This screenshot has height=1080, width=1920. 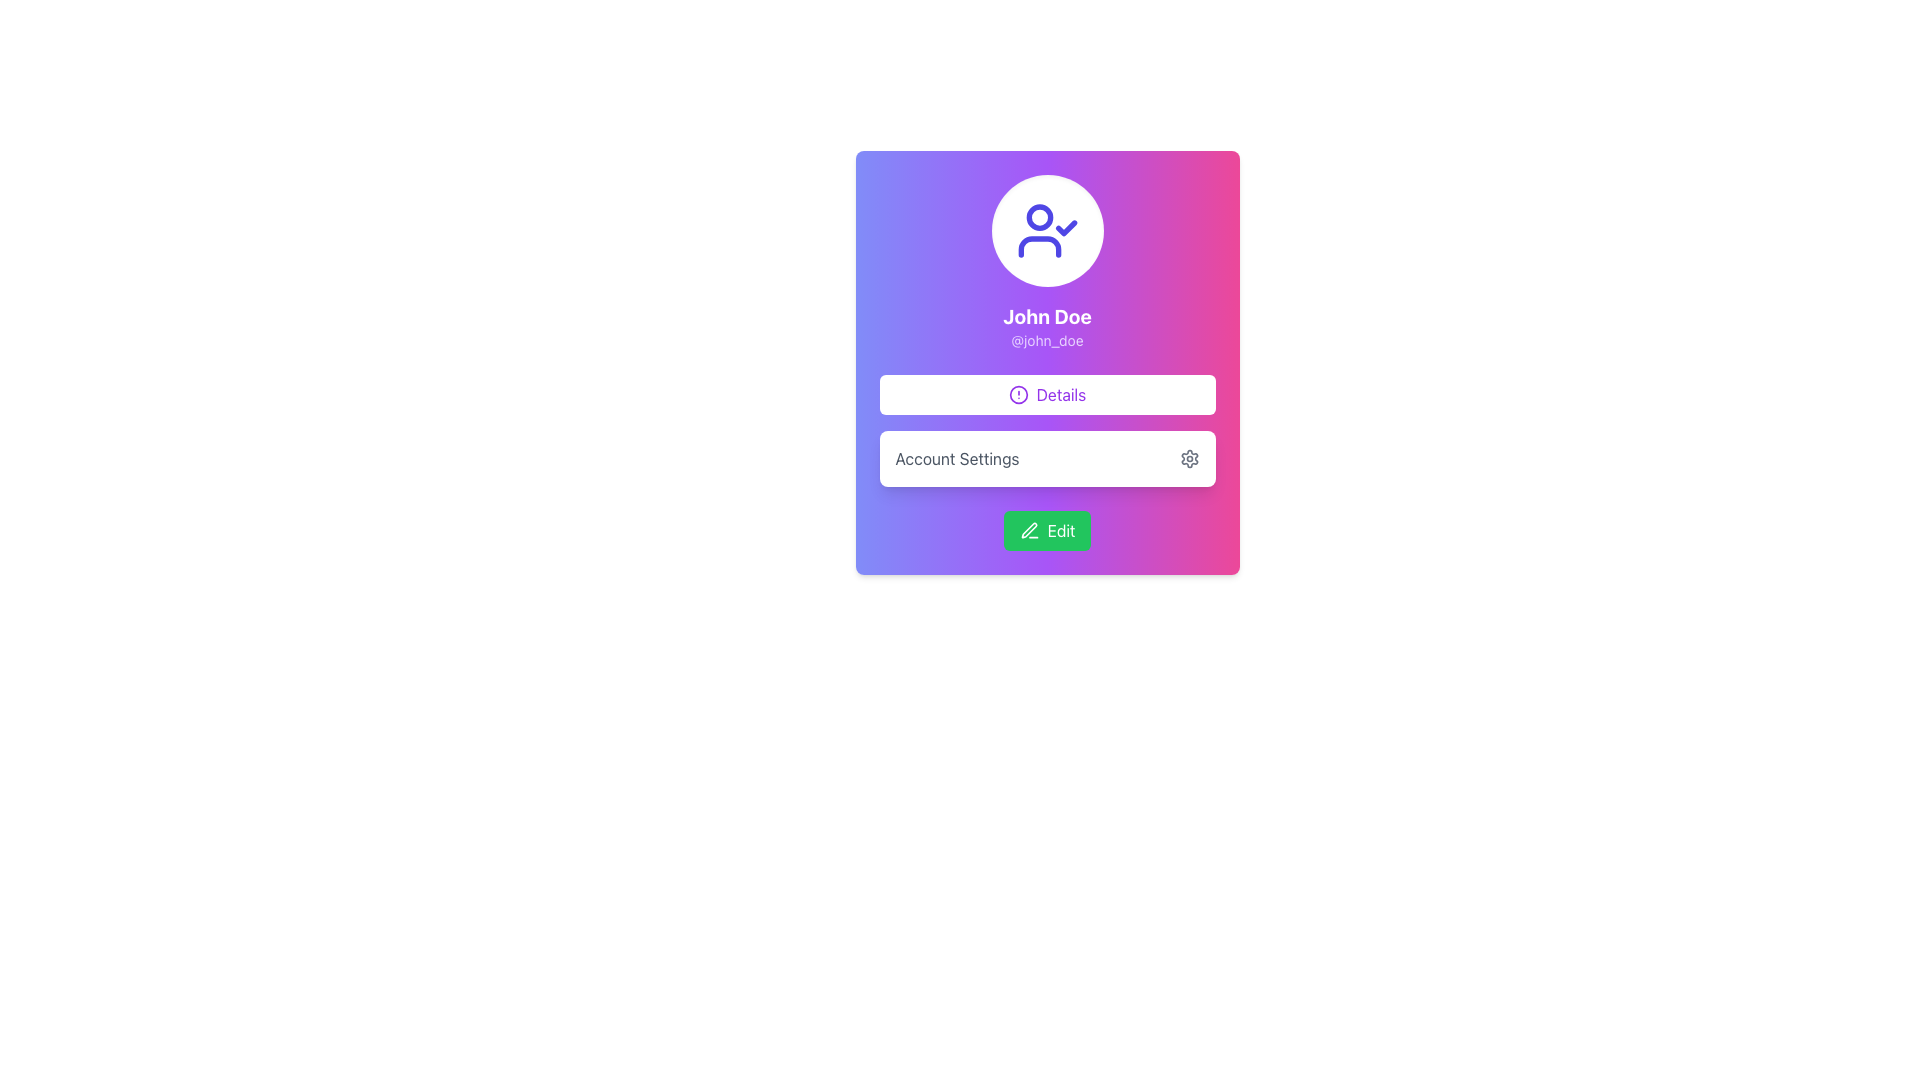 What do you see at coordinates (1046, 339) in the screenshot?
I see `the text display component that shows the username associated with the profile, located below 'John Doe'` at bounding box center [1046, 339].